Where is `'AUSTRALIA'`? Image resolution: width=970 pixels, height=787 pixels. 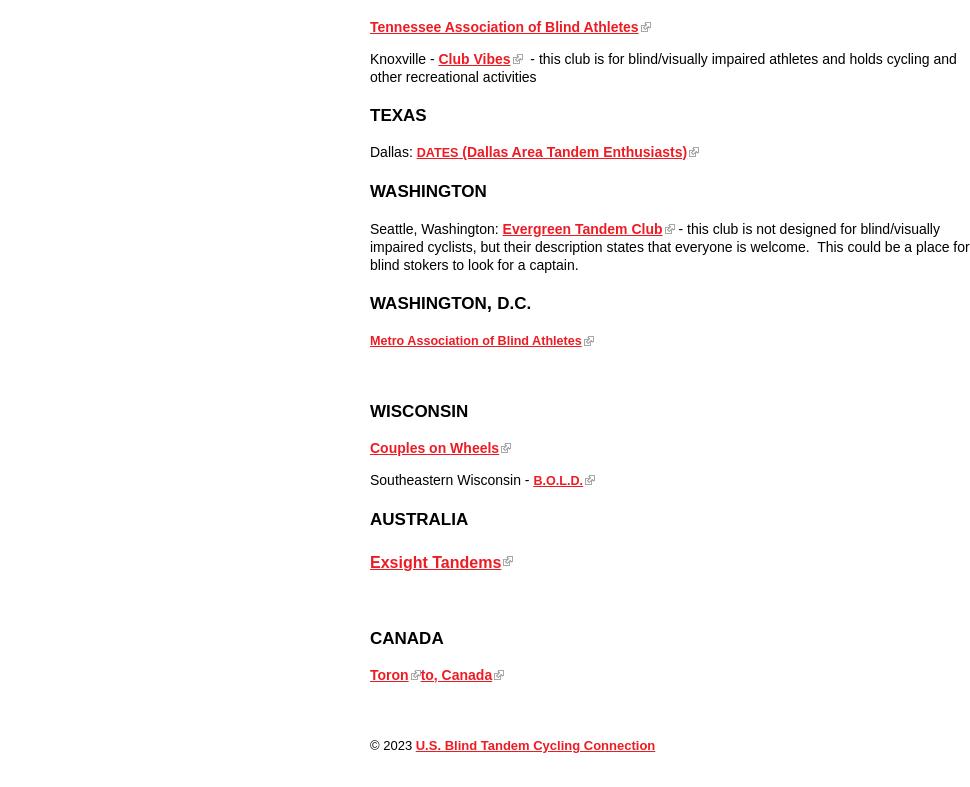
'AUSTRALIA' is located at coordinates (419, 519).